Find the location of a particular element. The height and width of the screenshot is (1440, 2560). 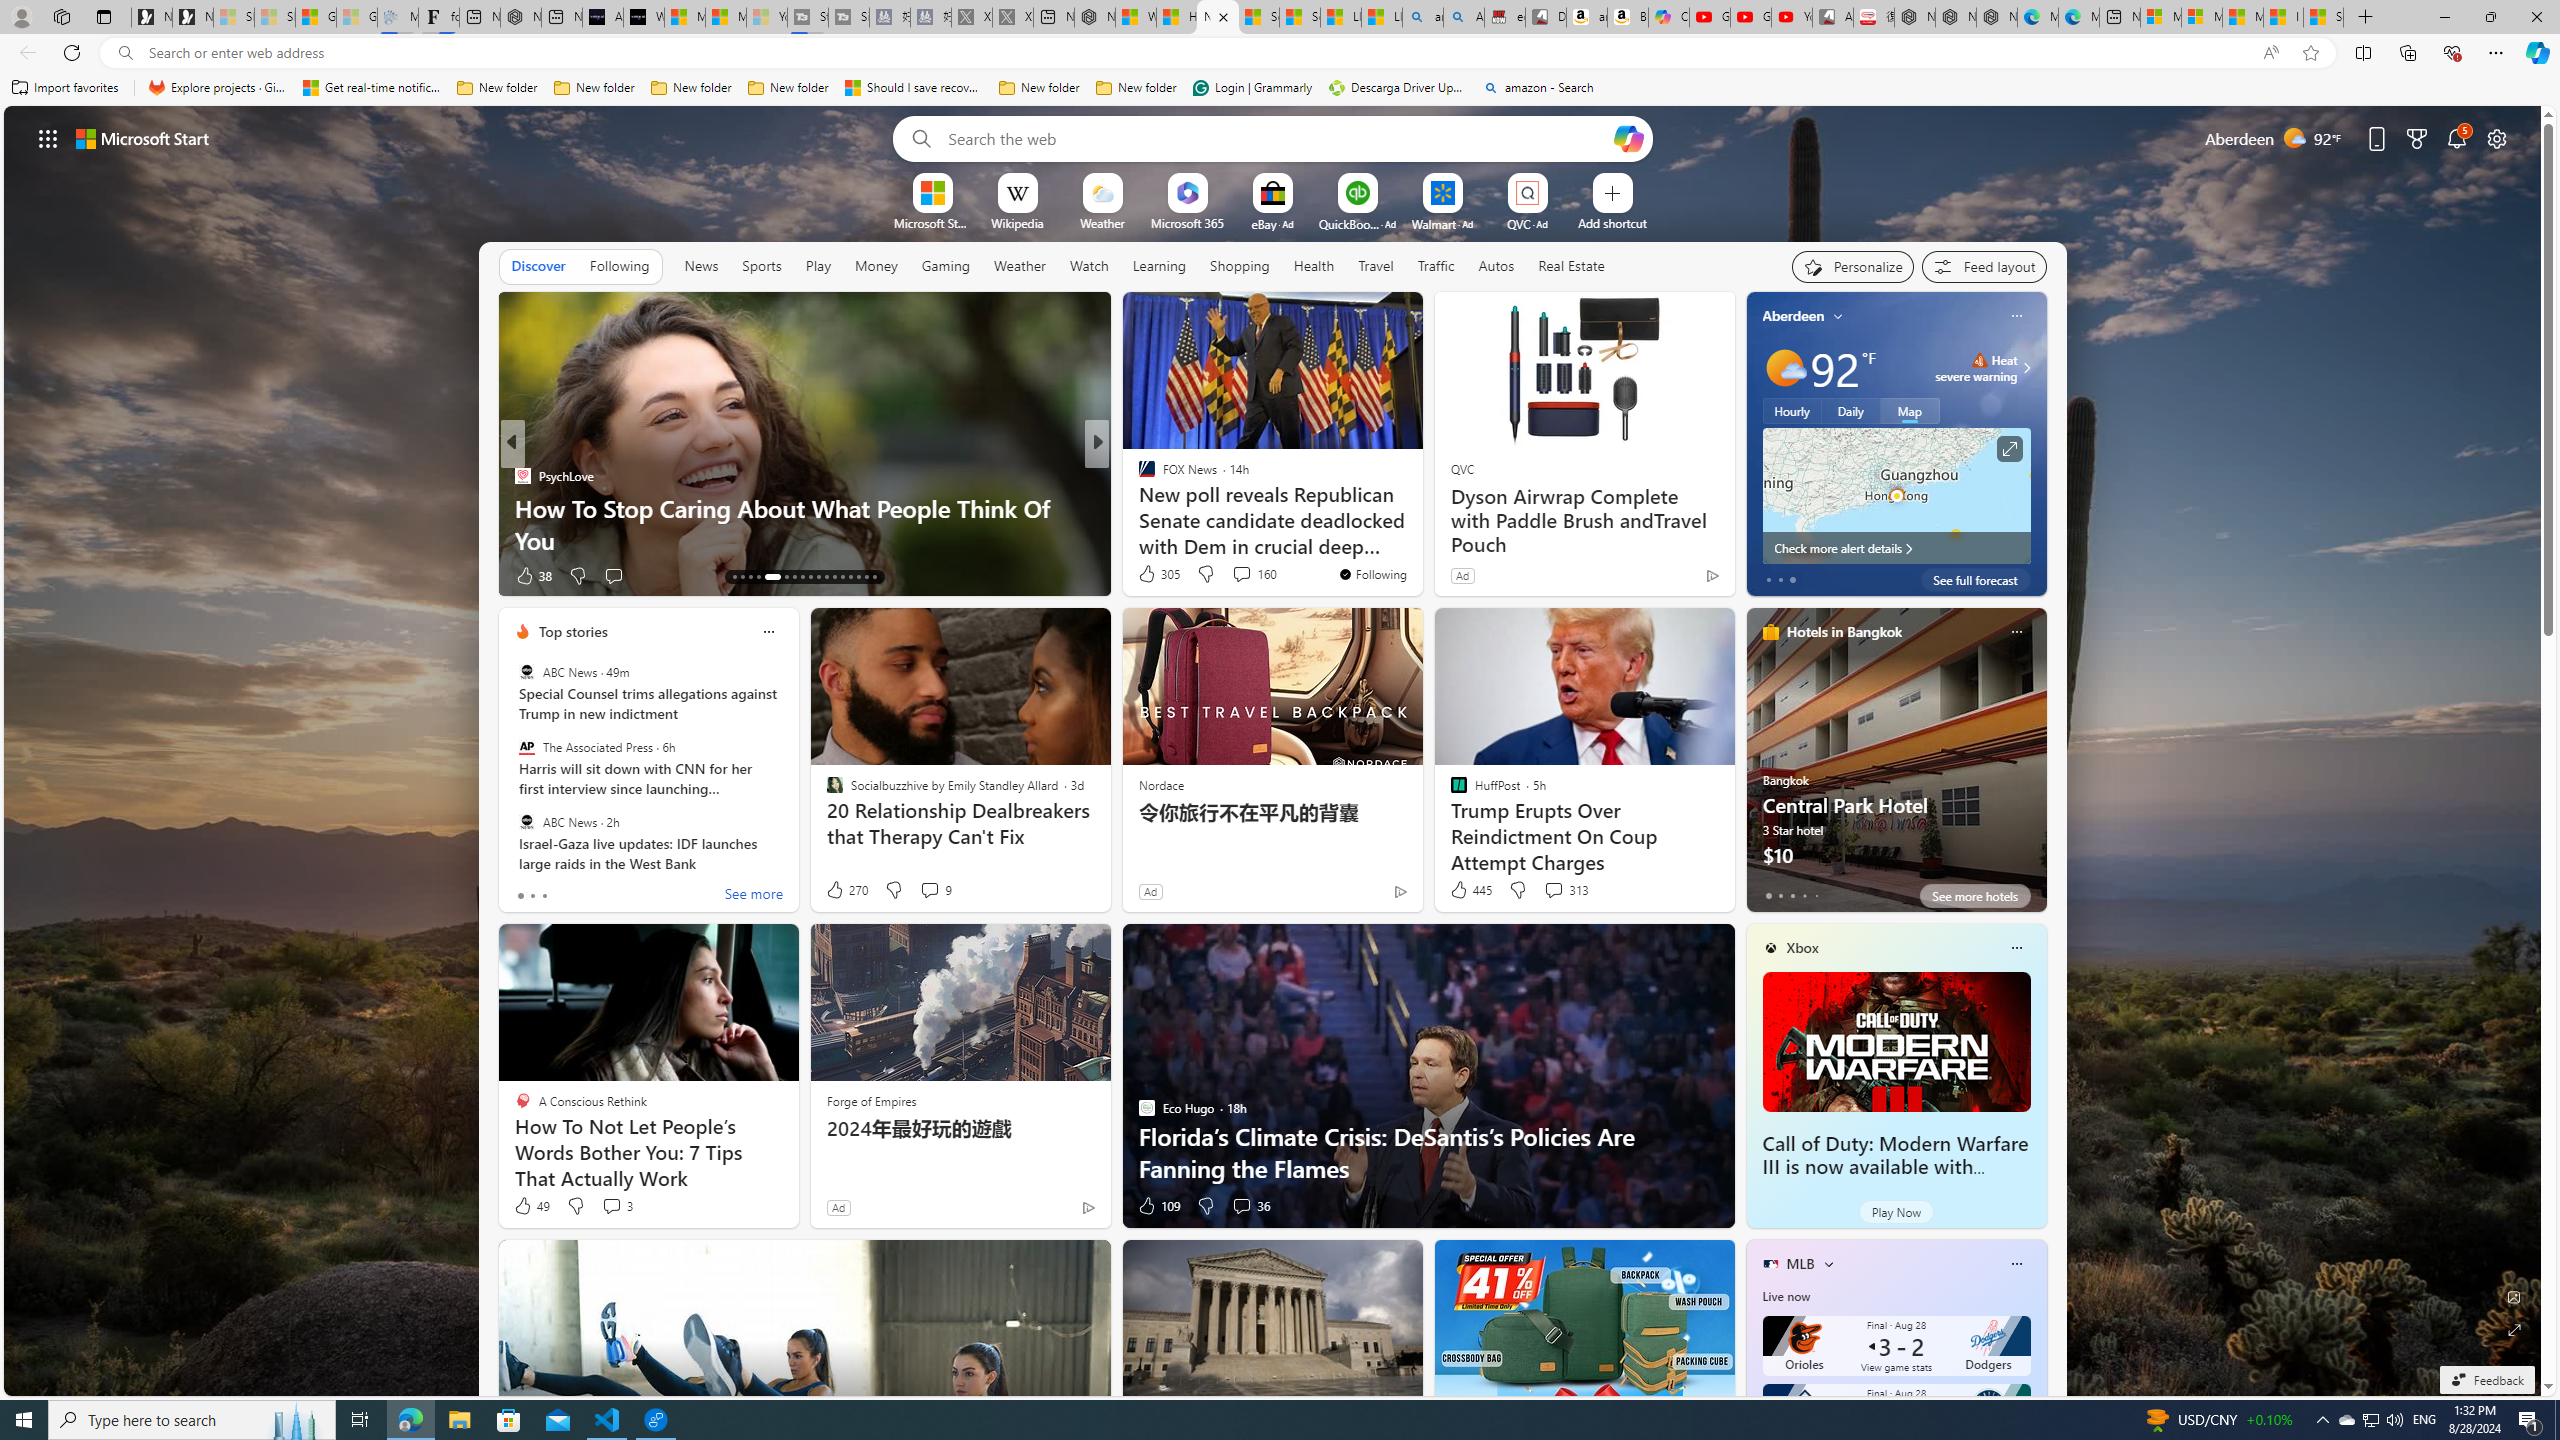

'Washington Examiner' is located at coordinates (1137, 474).